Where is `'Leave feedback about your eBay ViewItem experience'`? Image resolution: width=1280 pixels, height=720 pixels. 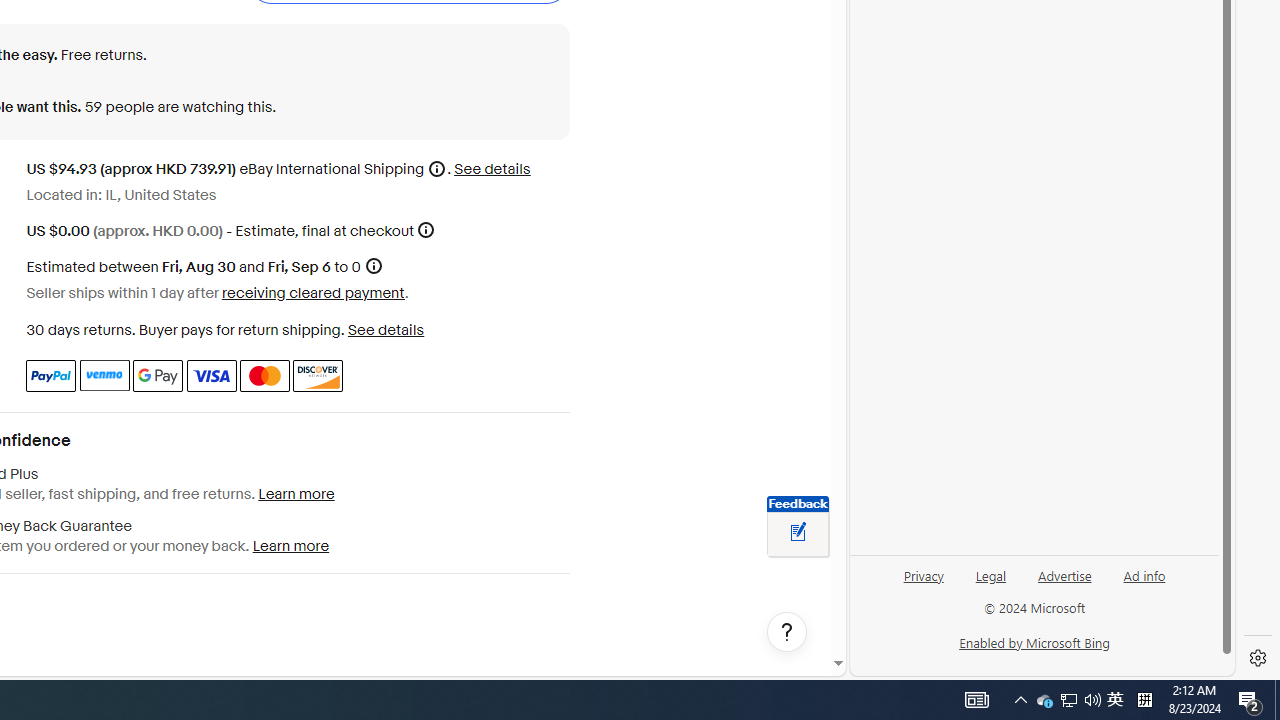
'Leave feedback about your eBay ViewItem experience' is located at coordinates (797, 532).